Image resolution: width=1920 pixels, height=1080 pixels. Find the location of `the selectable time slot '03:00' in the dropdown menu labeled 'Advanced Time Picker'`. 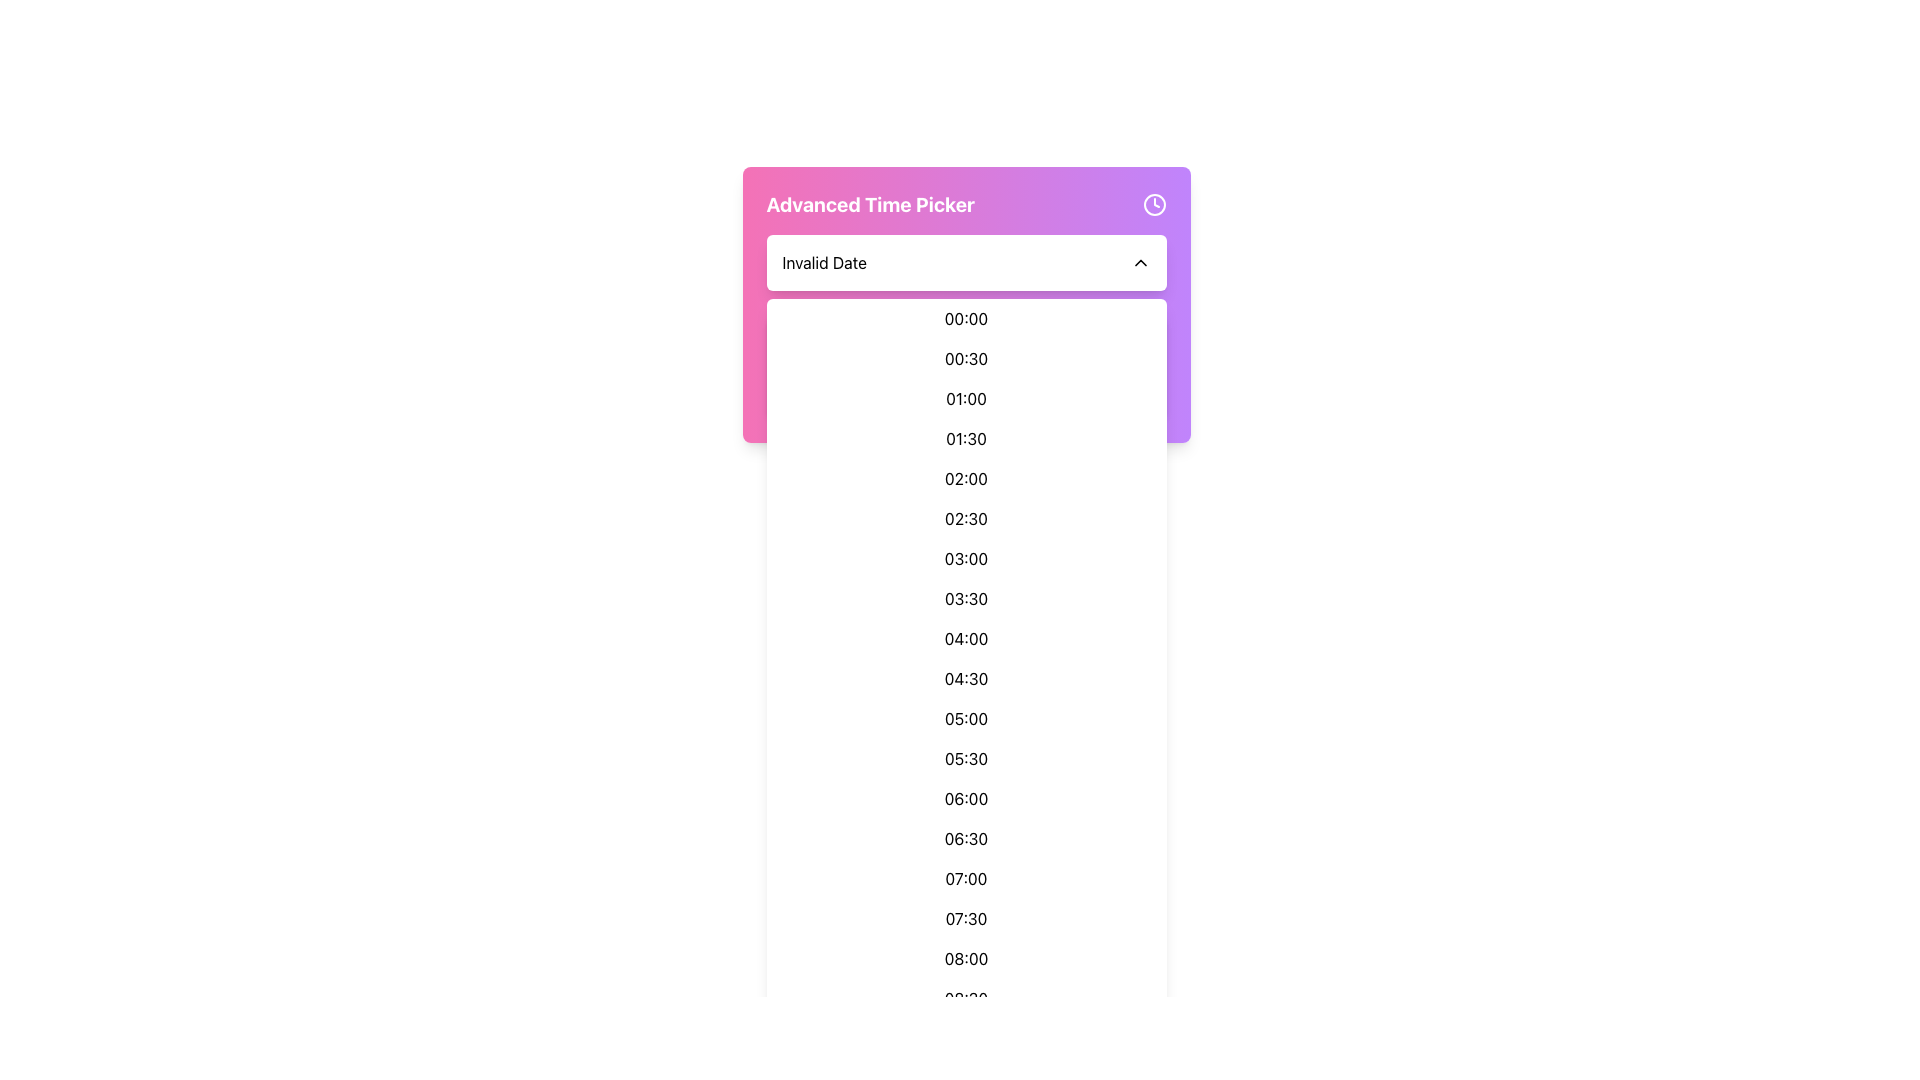

the selectable time slot '03:00' in the dropdown menu labeled 'Advanced Time Picker' is located at coordinates (966, 559).